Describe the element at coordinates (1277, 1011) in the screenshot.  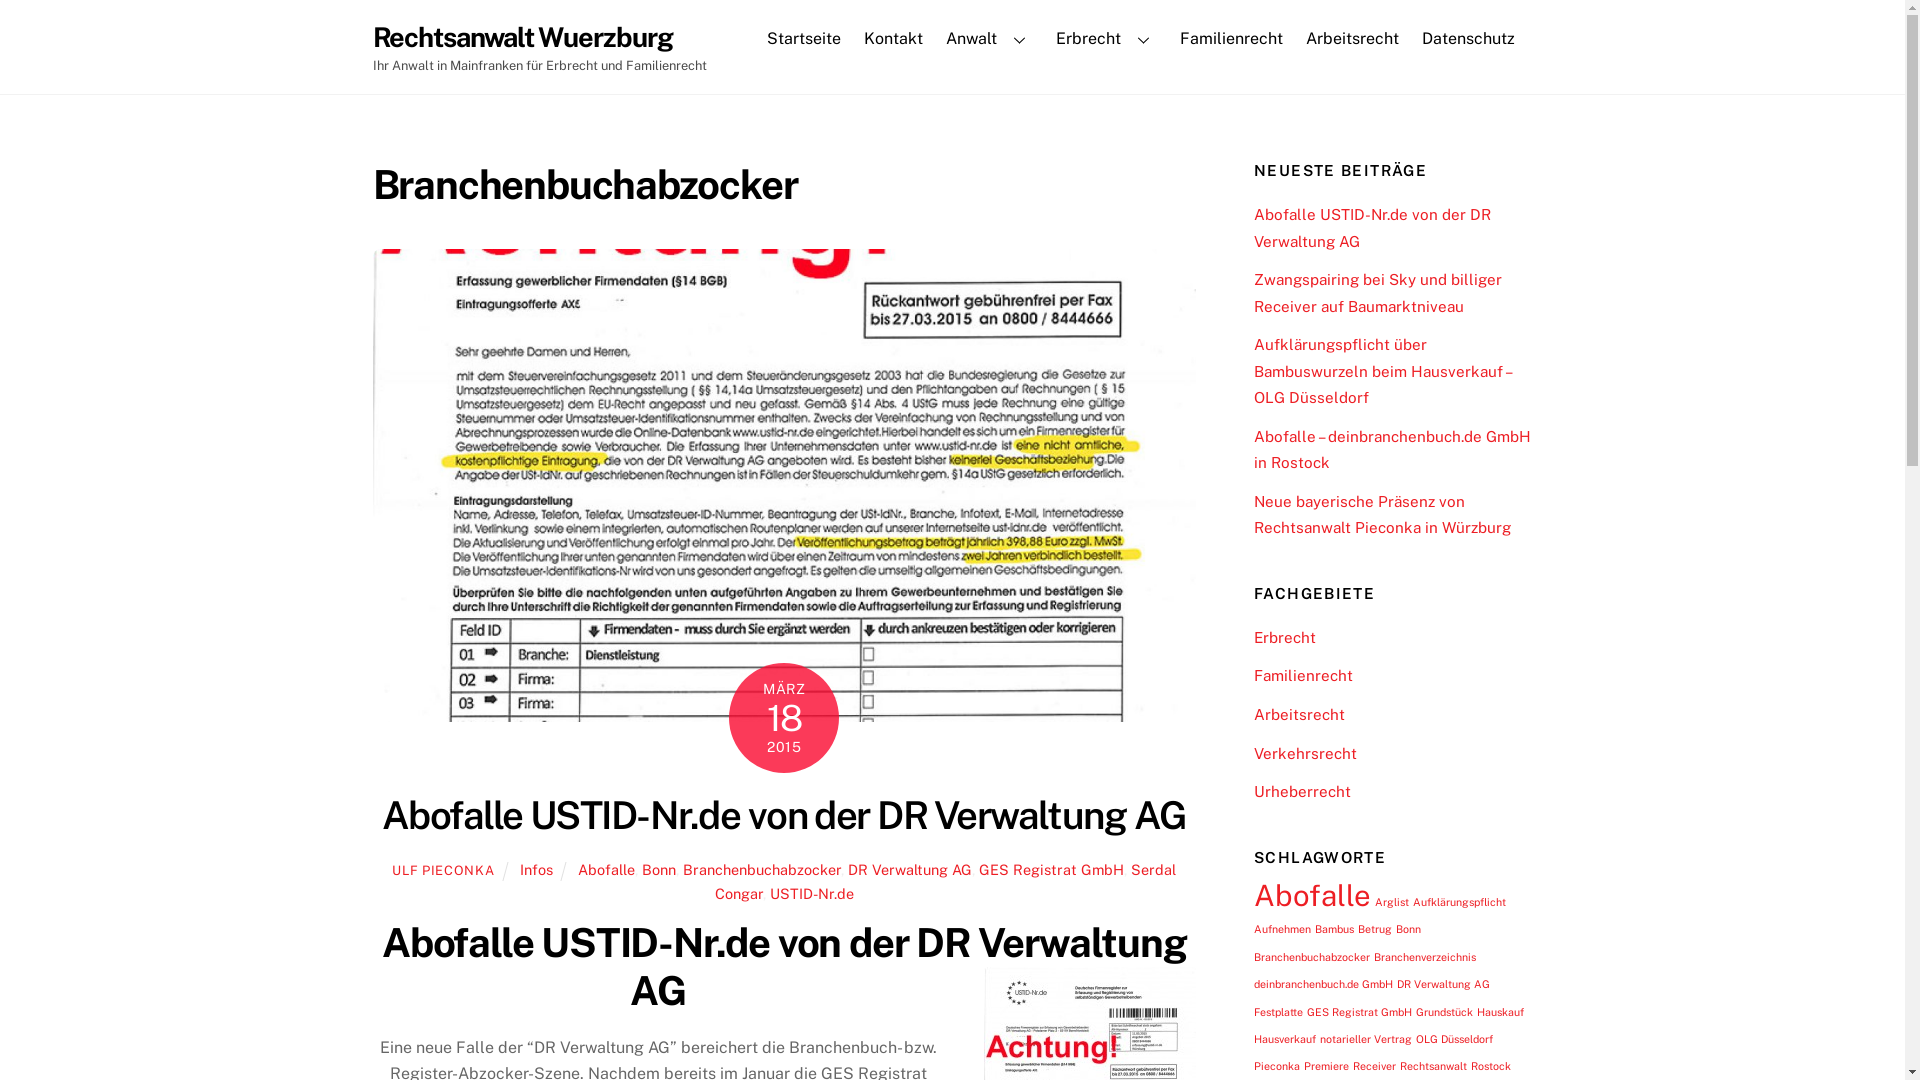
I see `'Festplatte'` at that location.